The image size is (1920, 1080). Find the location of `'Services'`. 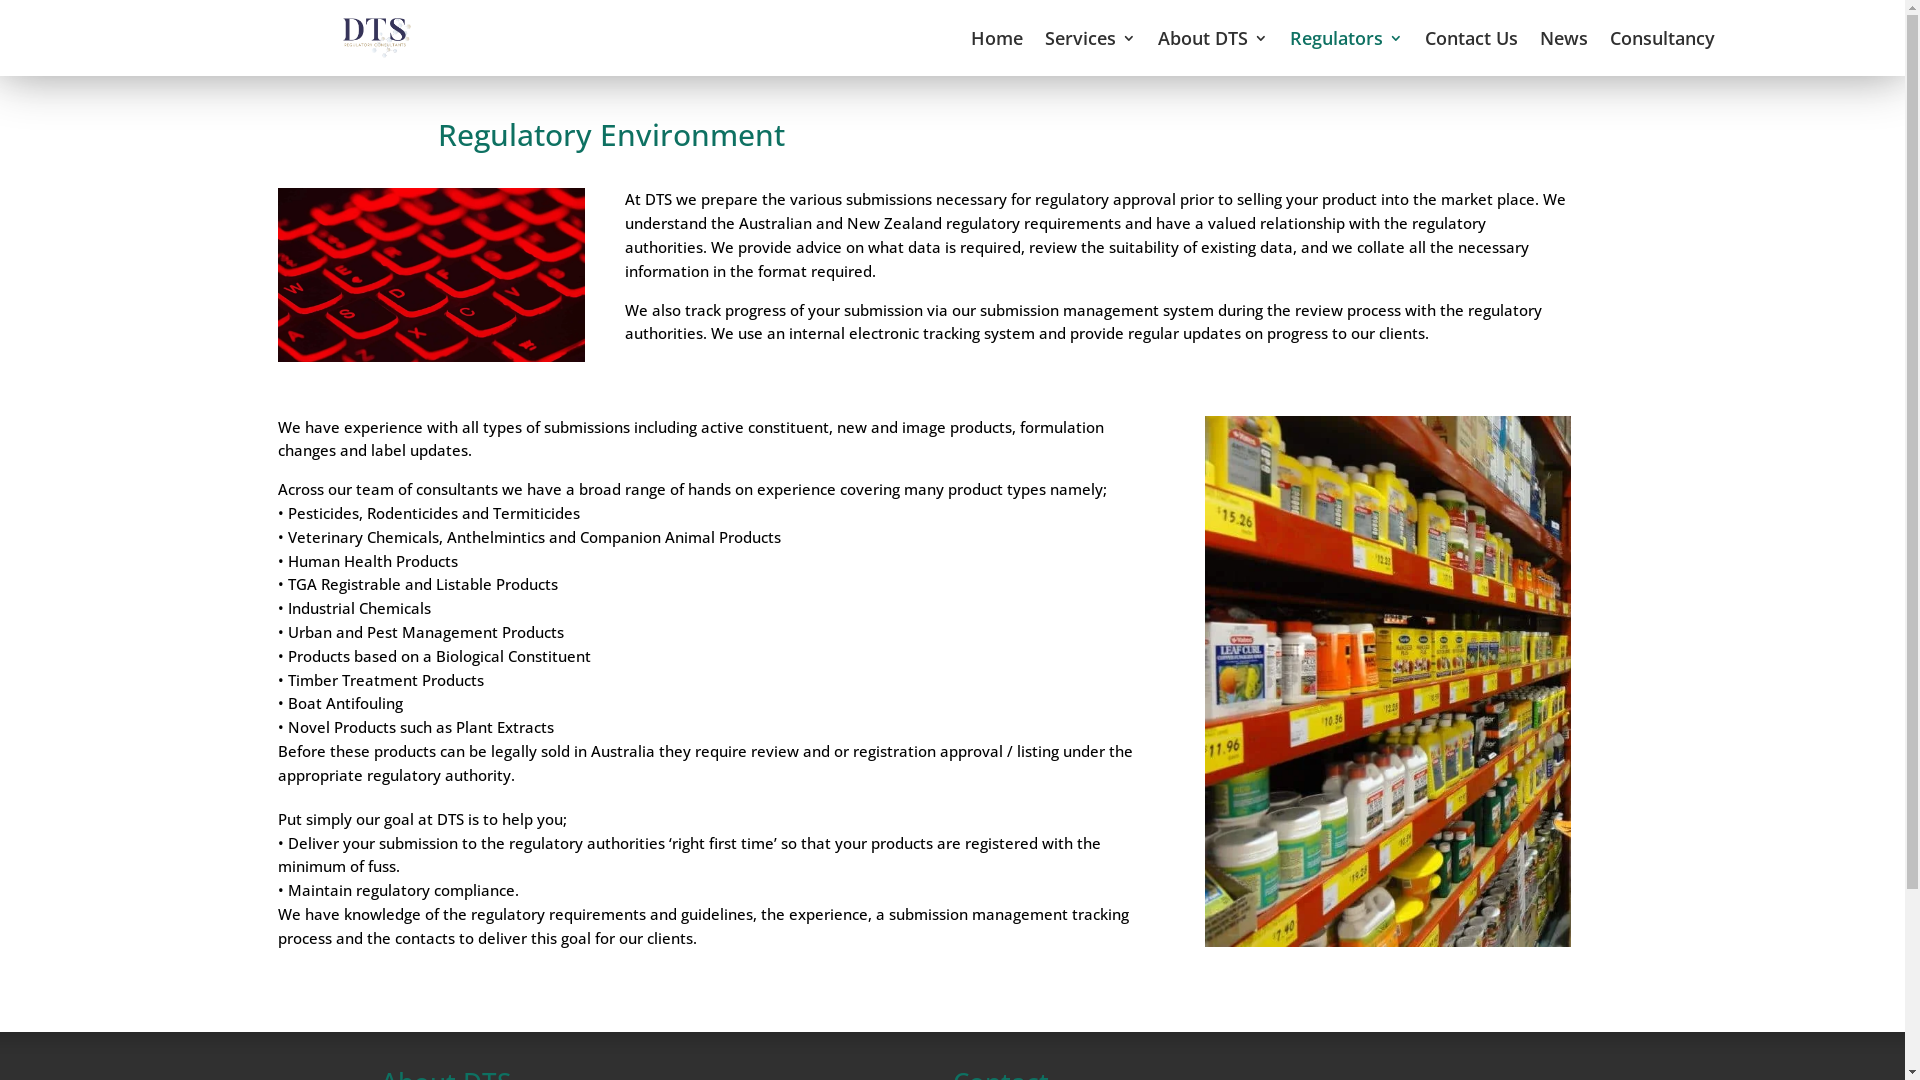

'Services' is located at coordinates (1088, 38).